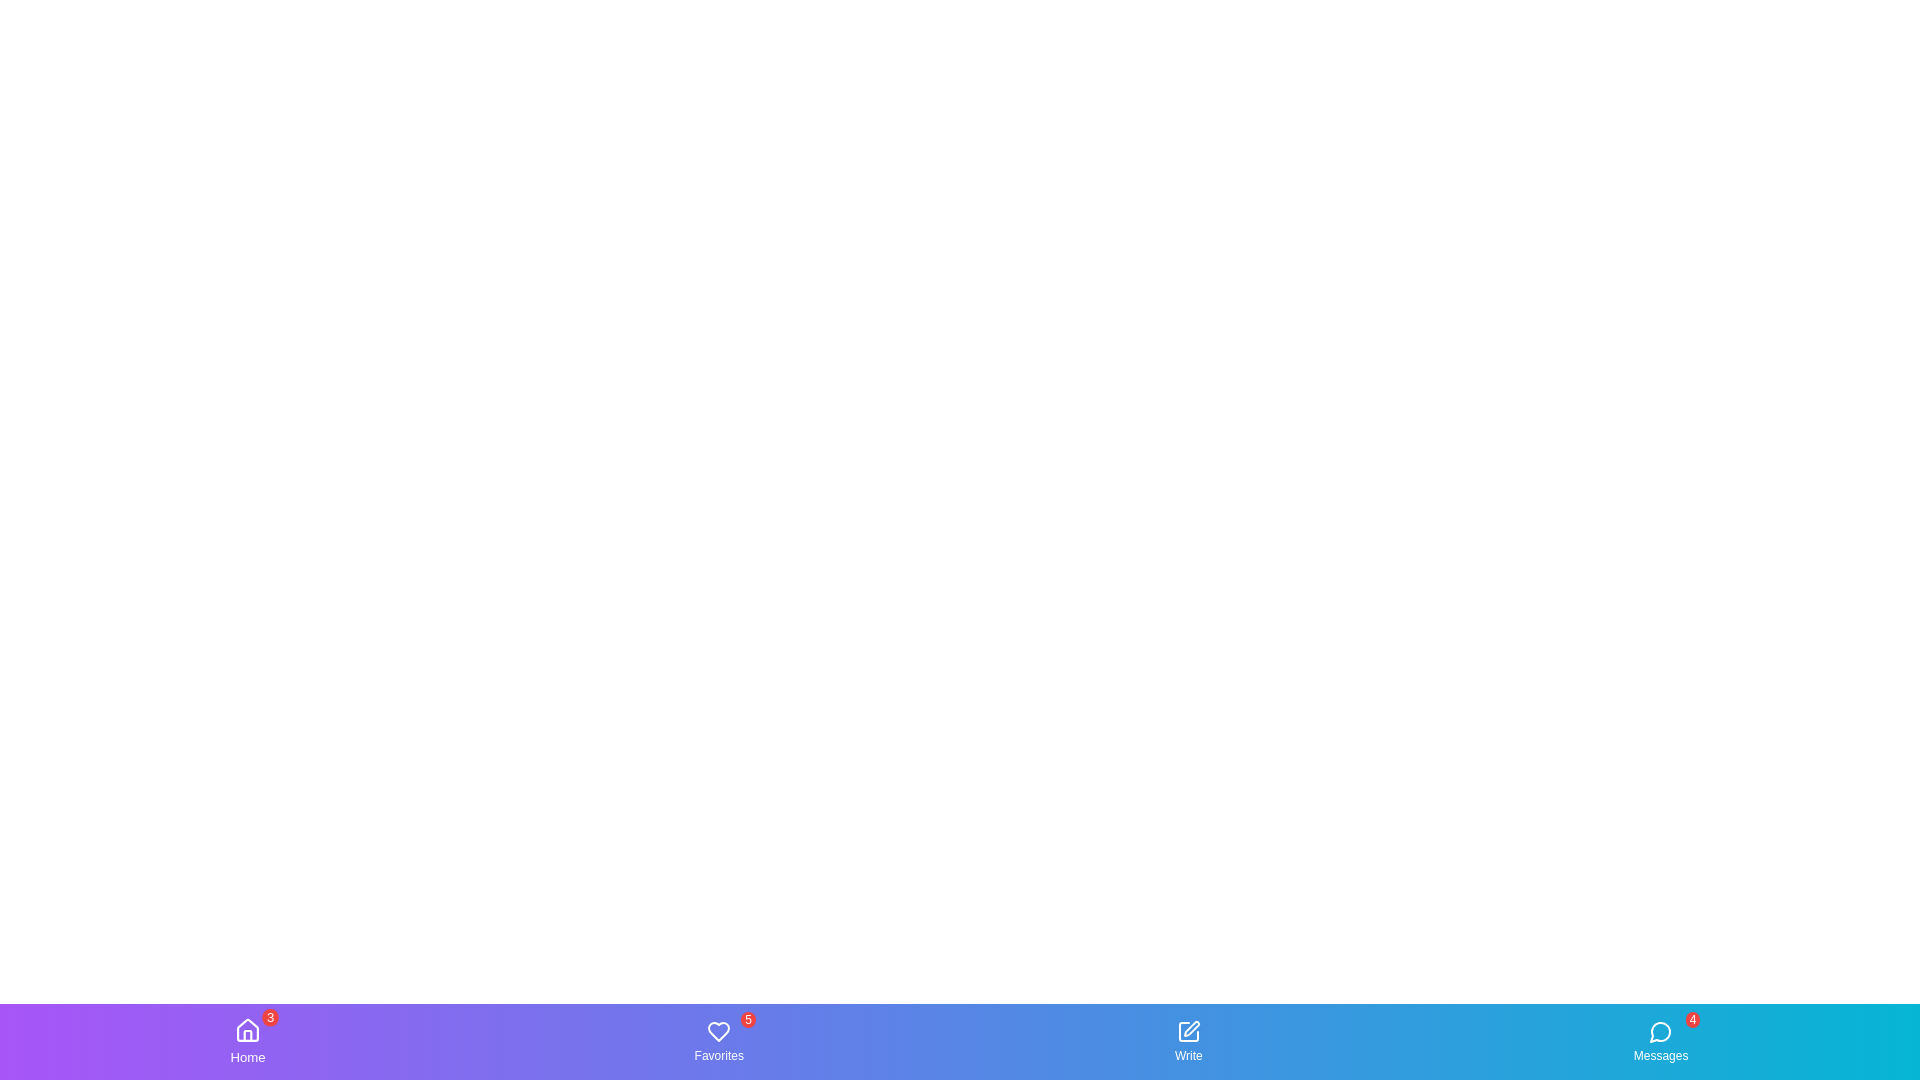 The width and height of the screenshot is (1920, 1080). I want to click on the tab labeled Home, so click(246, 1040).